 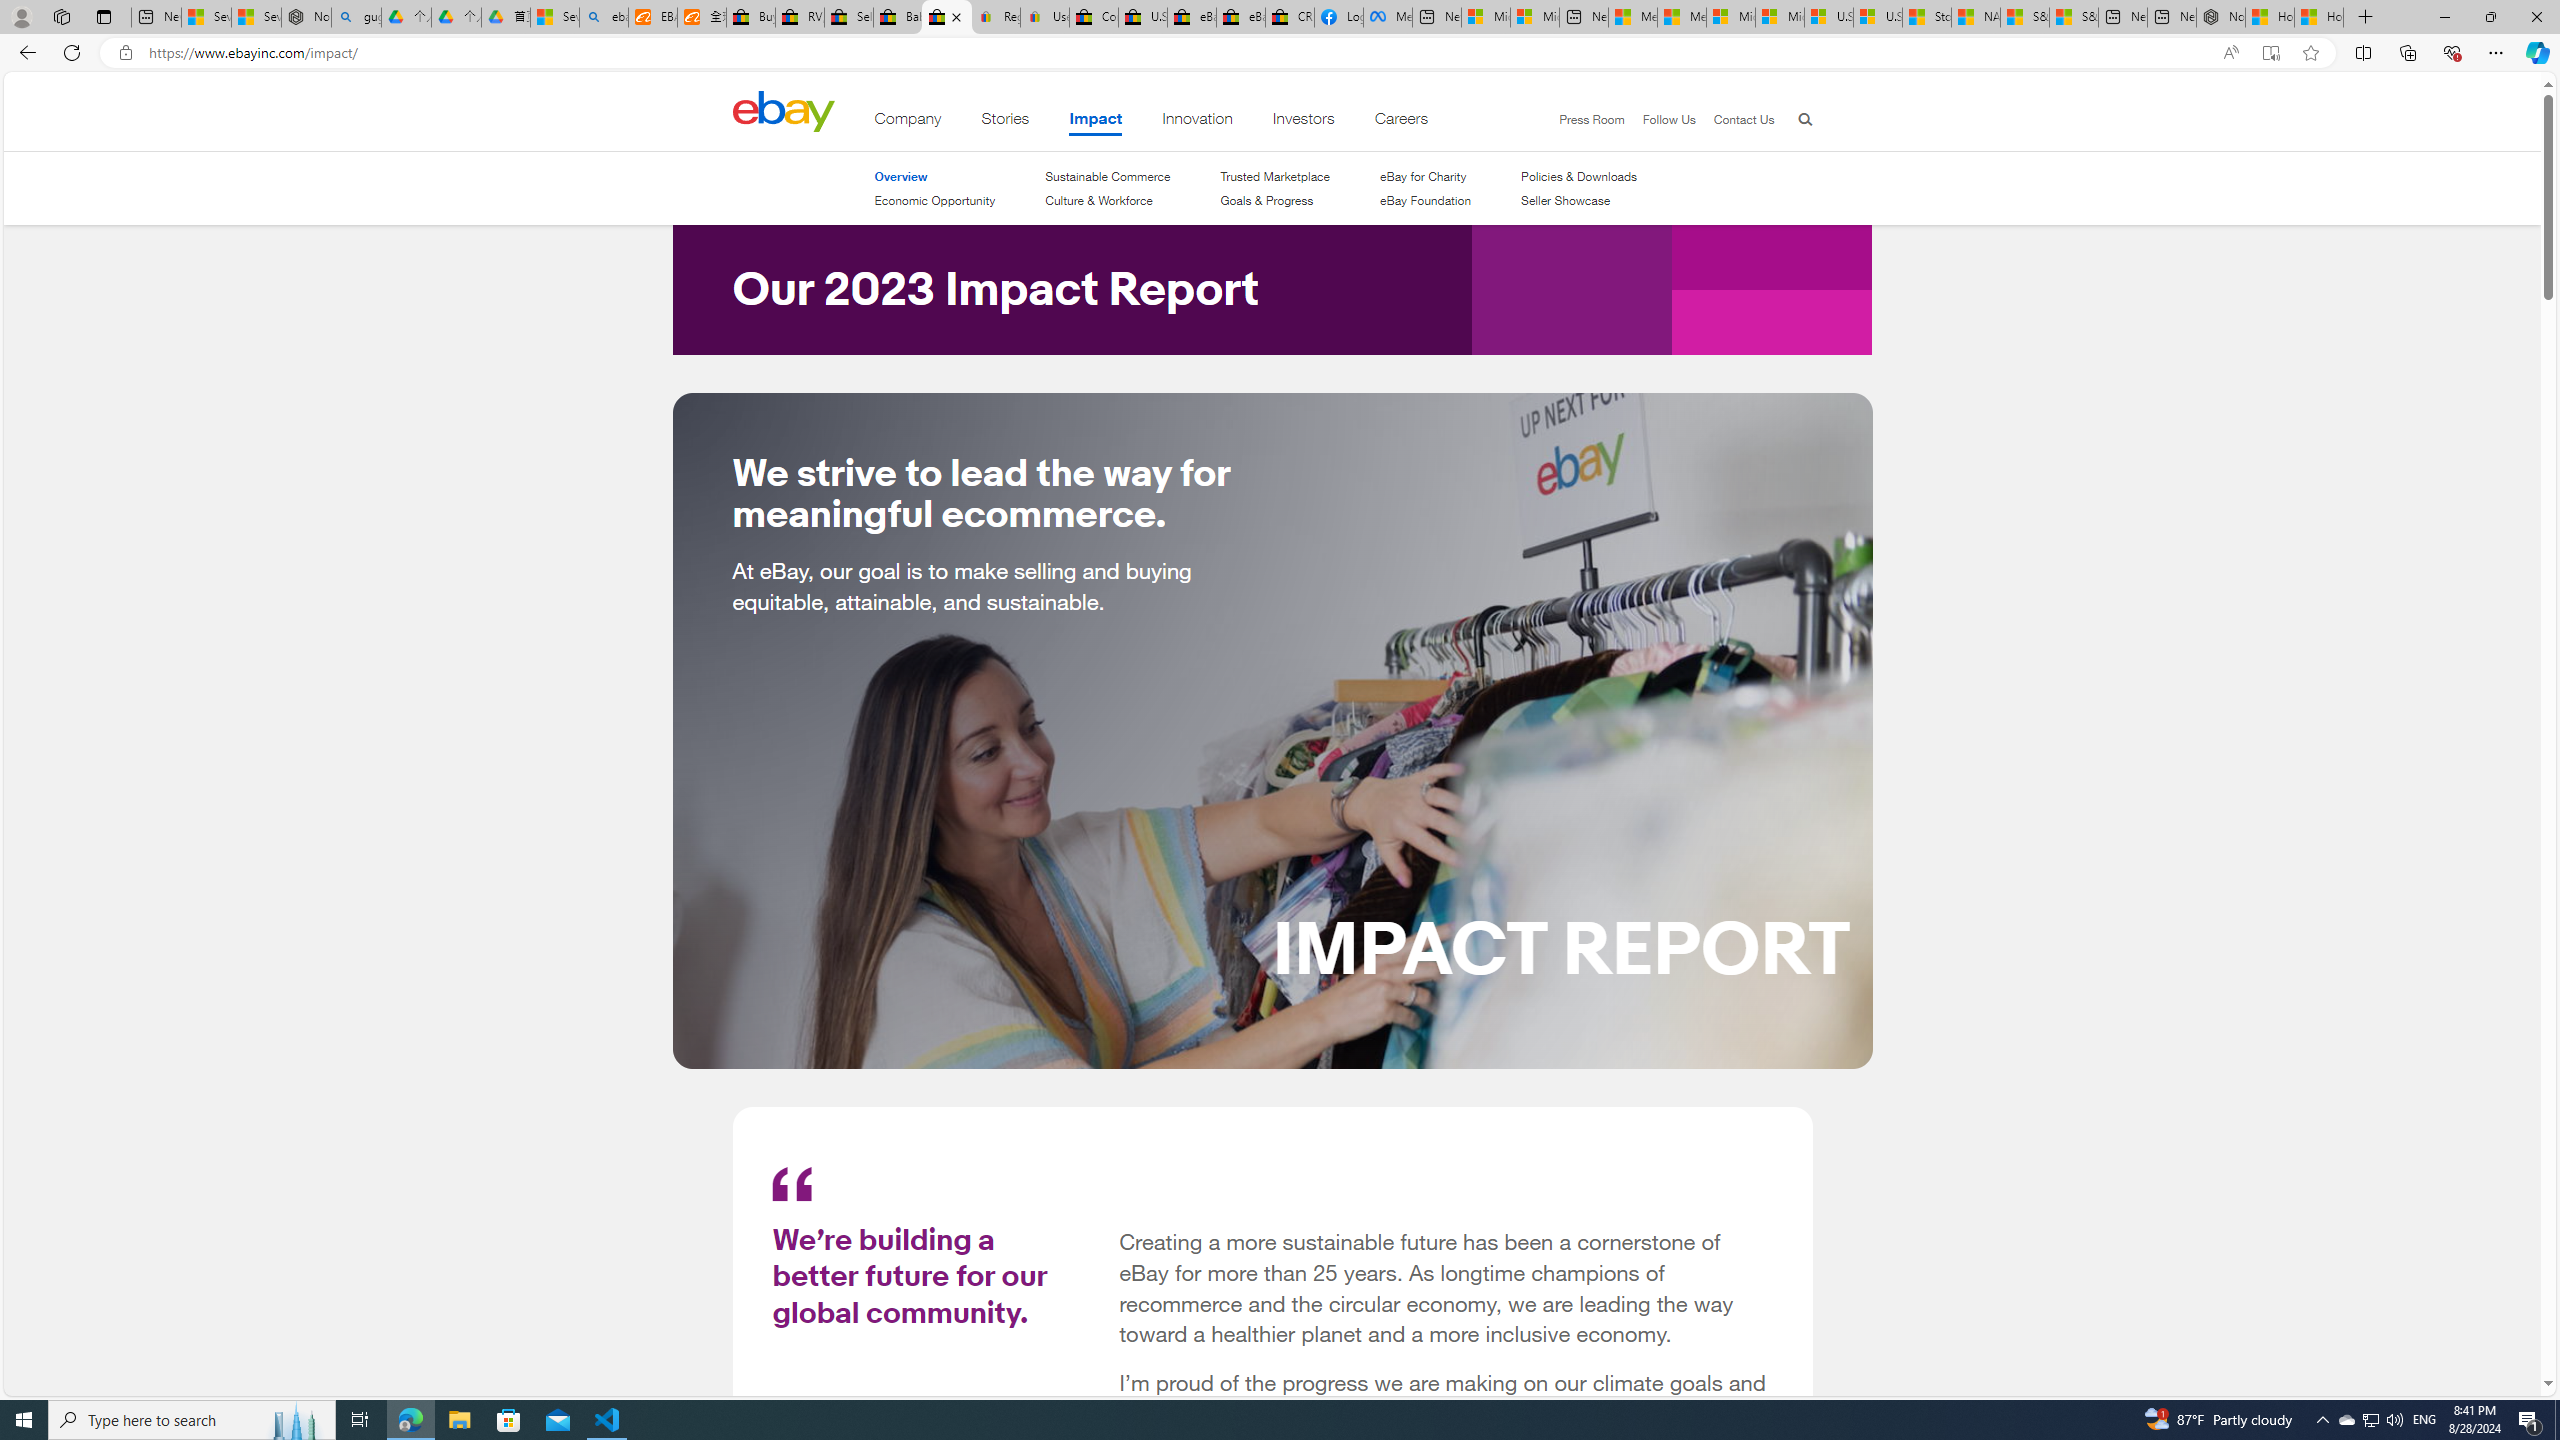 I want to click on 'Careers', so click(x=1401, y=122).